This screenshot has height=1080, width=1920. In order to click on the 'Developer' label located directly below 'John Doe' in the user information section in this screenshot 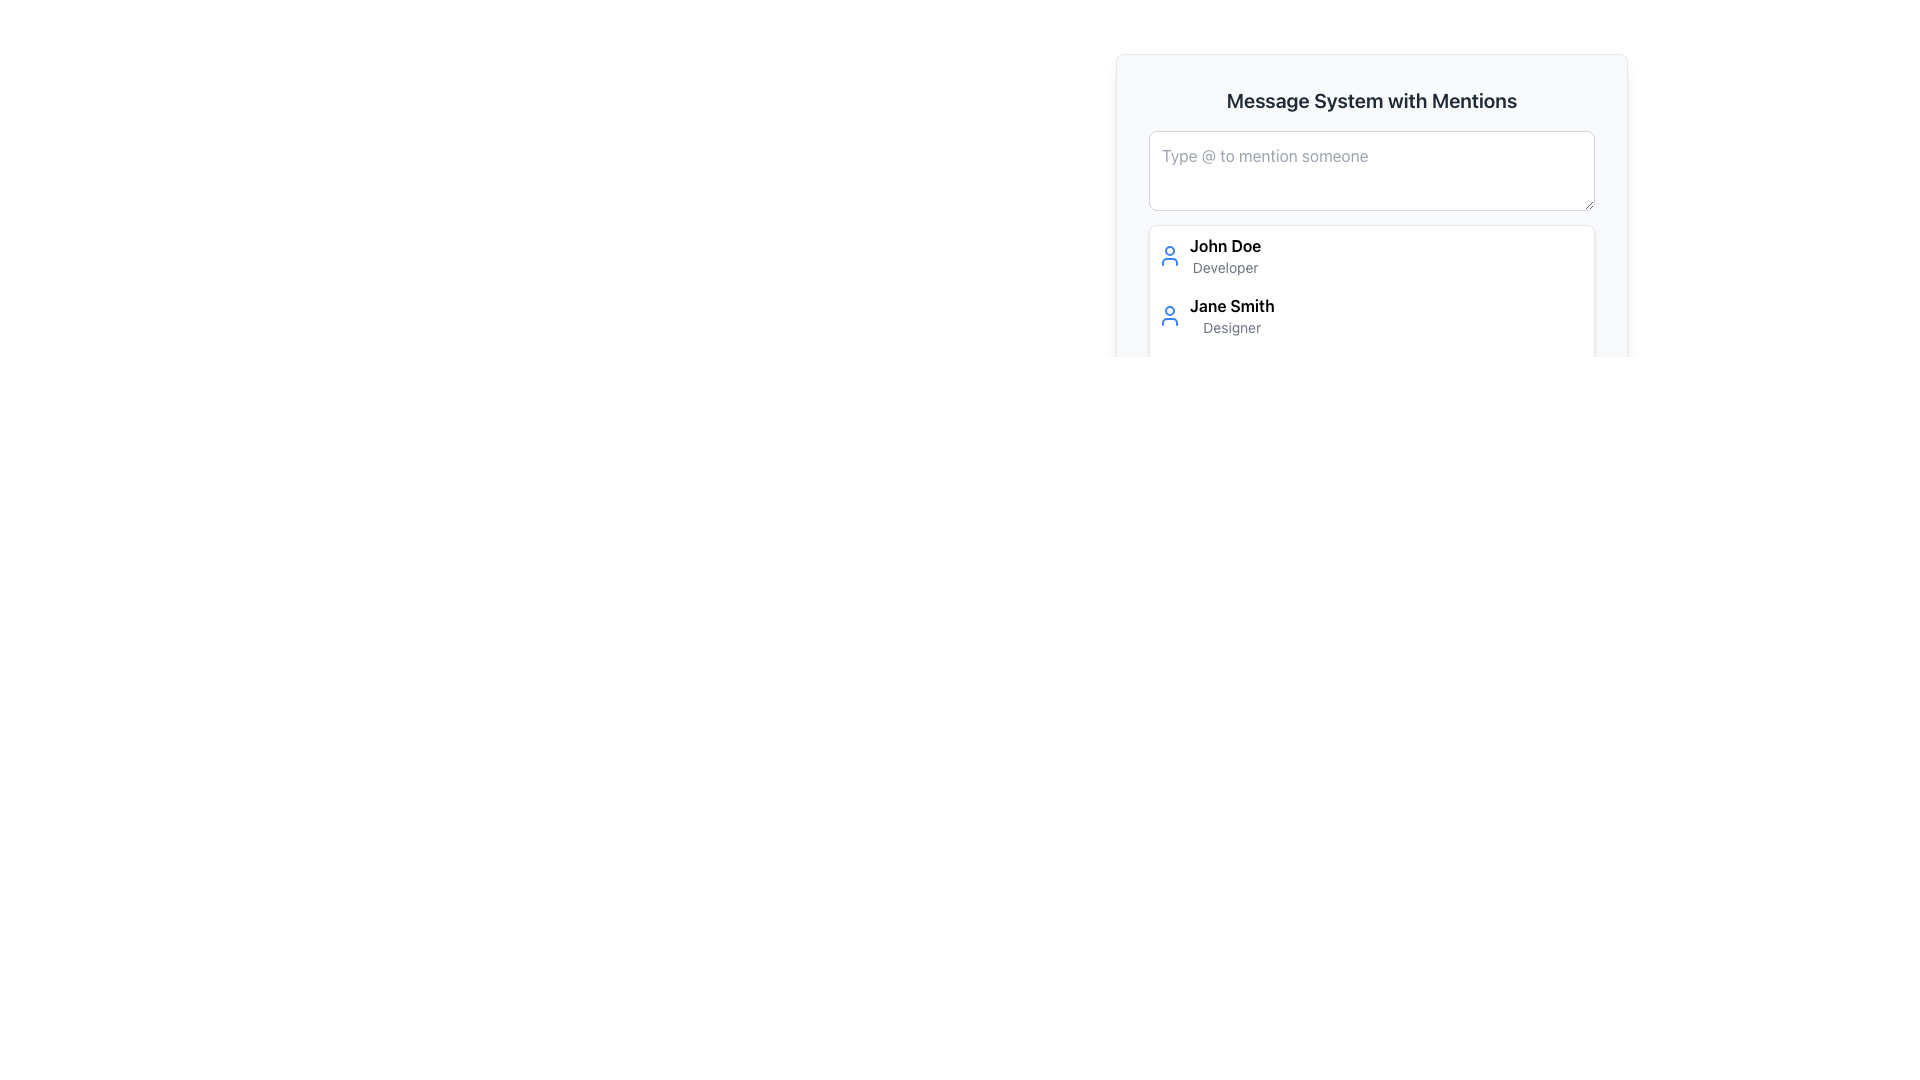, I will do `click(1224, 266)`.